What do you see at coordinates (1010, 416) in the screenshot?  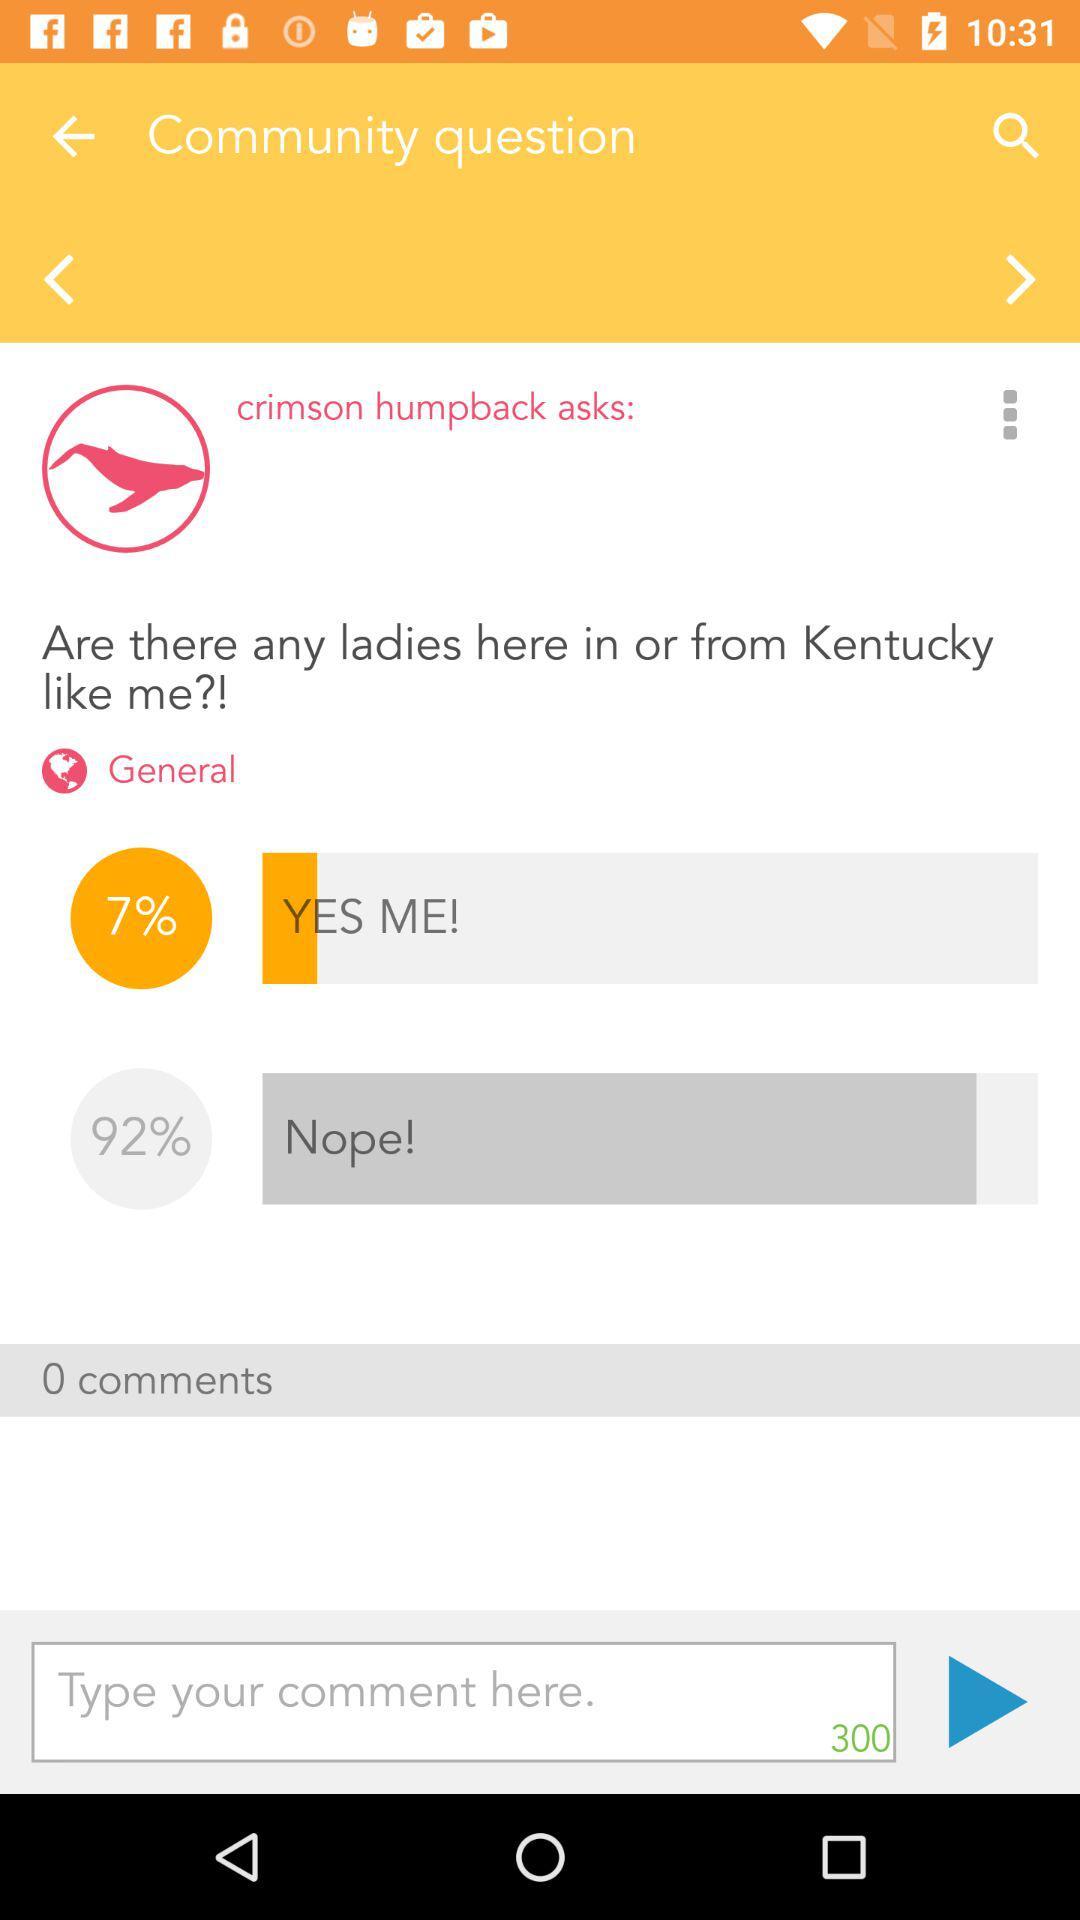 I see `the icon to the right of crimson humpback asks:` at bounding box center [1010, 416].